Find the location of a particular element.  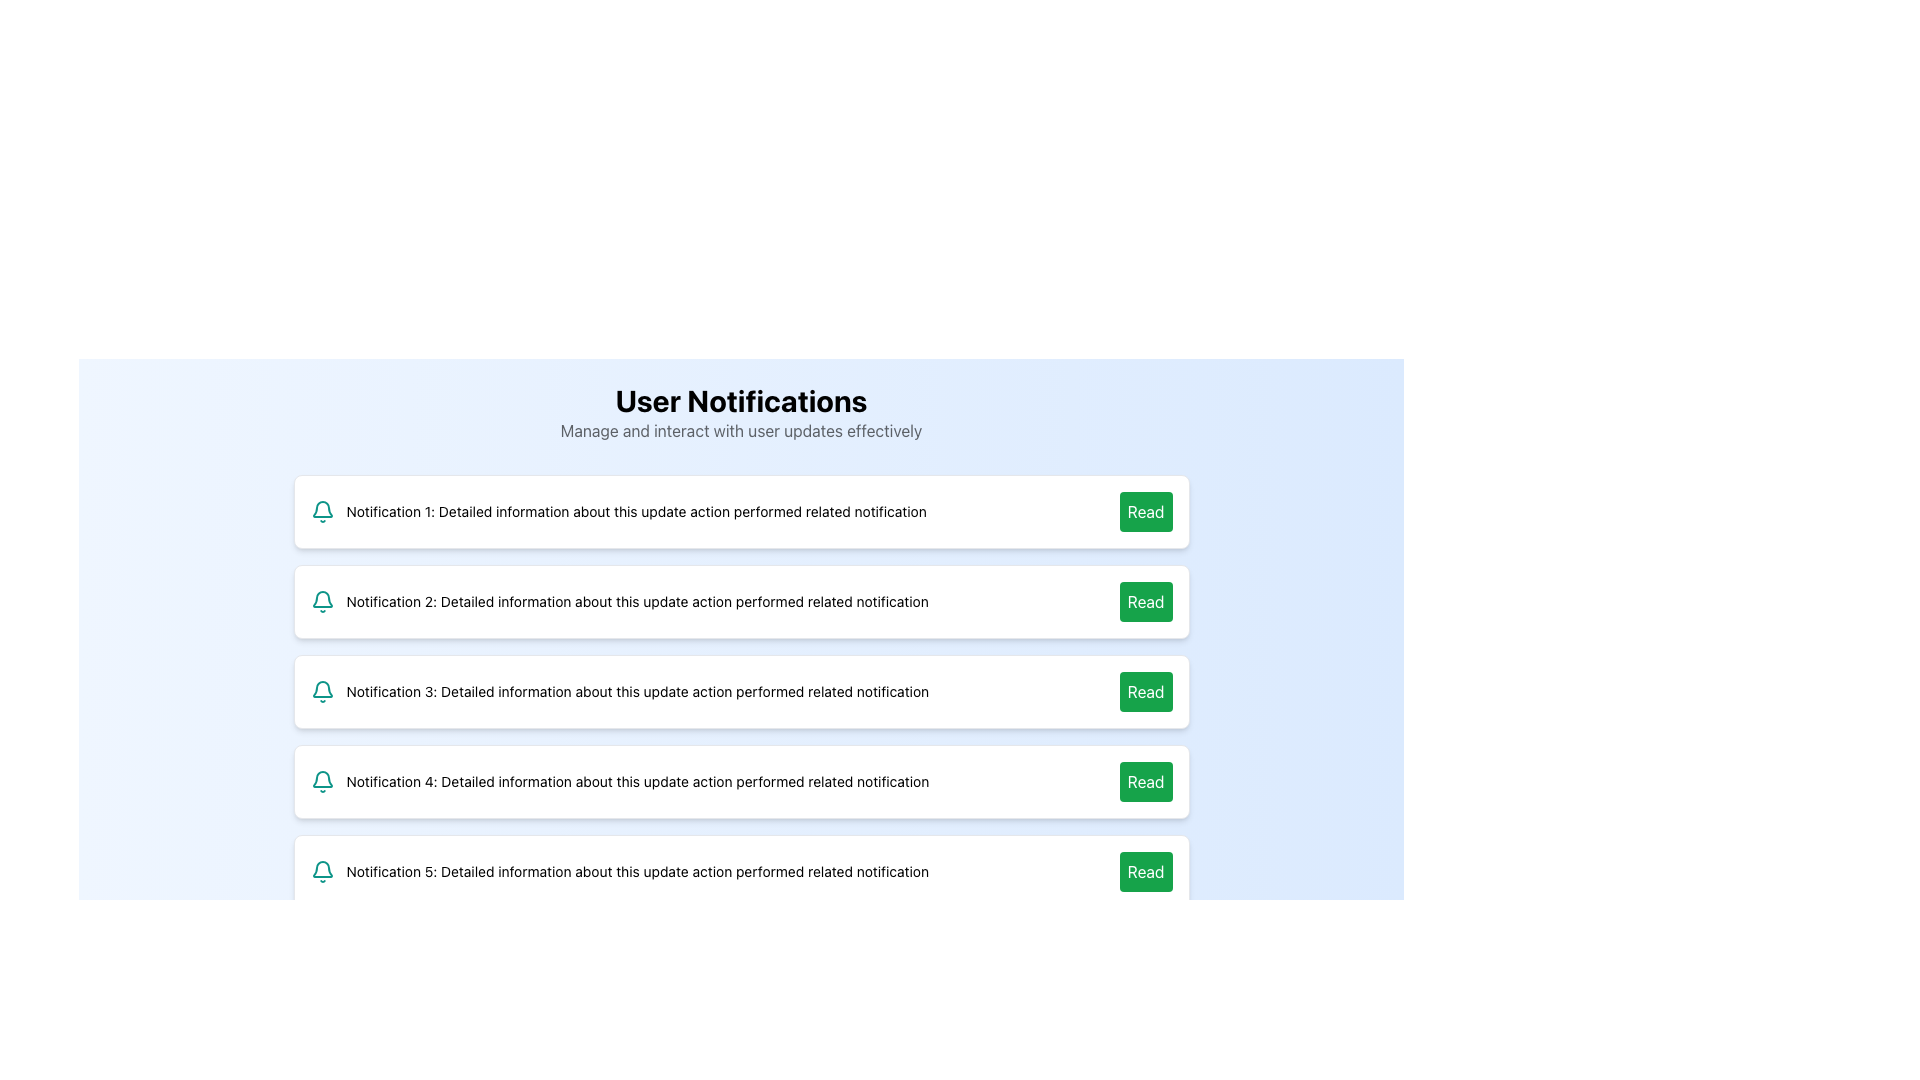

the teal bell-shaped icon located at the beginning of the notification row for 'Notification 3: Detailed information about this update action performed related notification' is located at coordinates (322, 690).